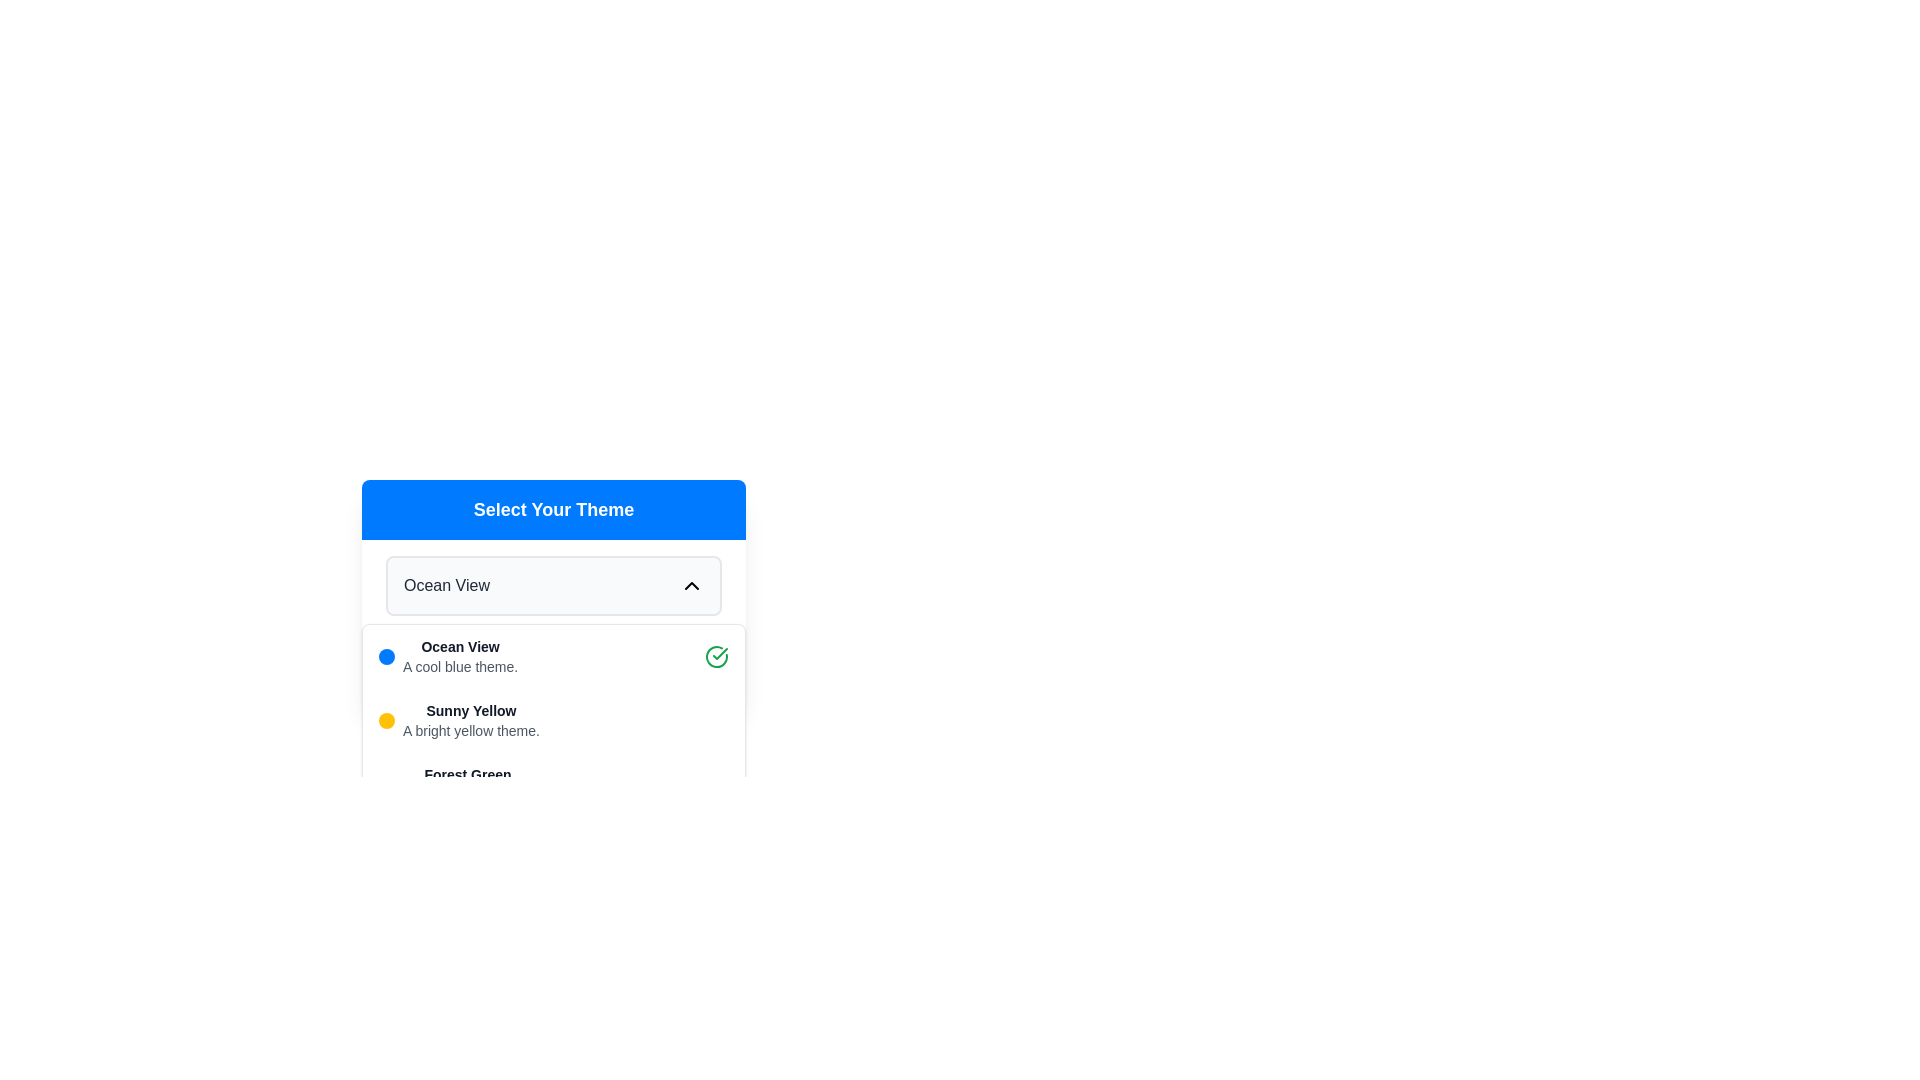 Image resolution: width=1920 pixels, height=1080 pixels. I want to click on the third list item in the dropdown menu that has bold text 'Forest Green' with a description 'A fresh green theme.' and a small green circular icon to the left, so click(455, 784).